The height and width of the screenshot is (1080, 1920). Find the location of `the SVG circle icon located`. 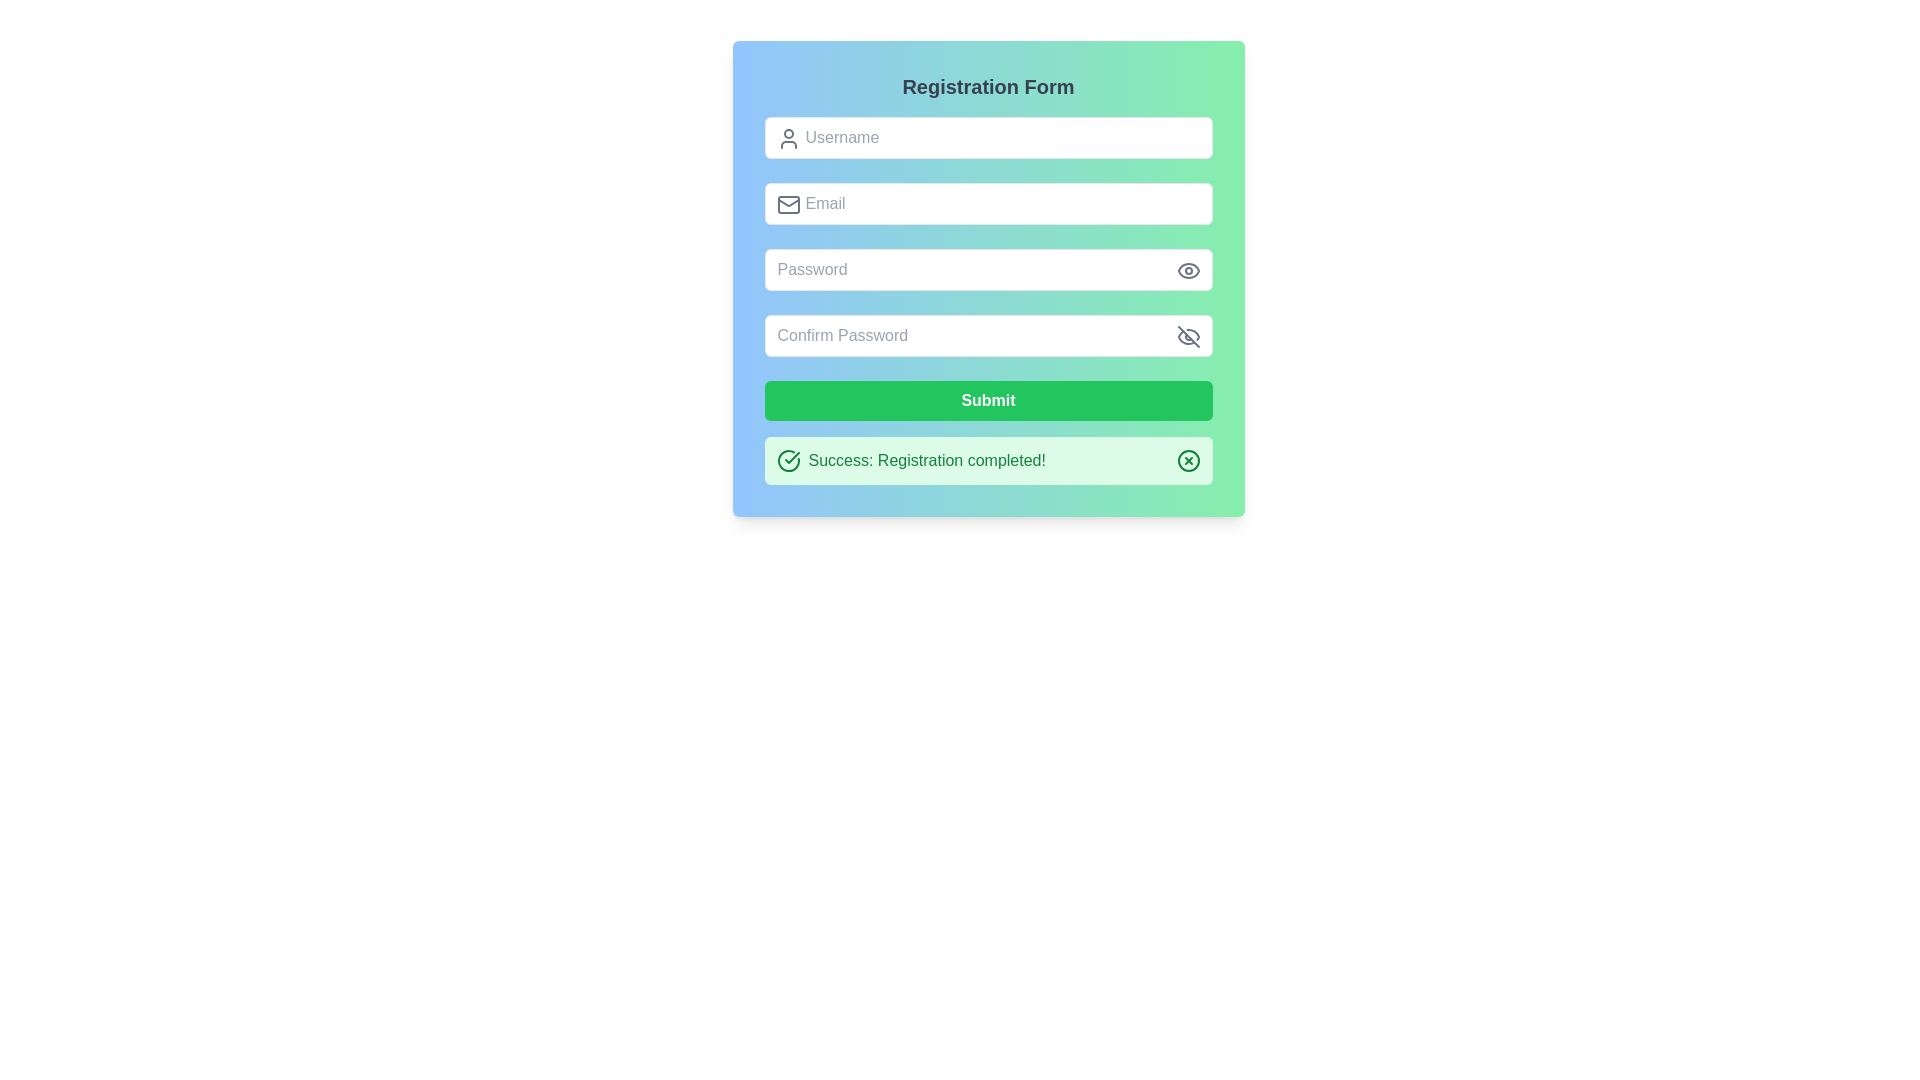

the SVG circle icon located is located at coordinates (1188, 461).